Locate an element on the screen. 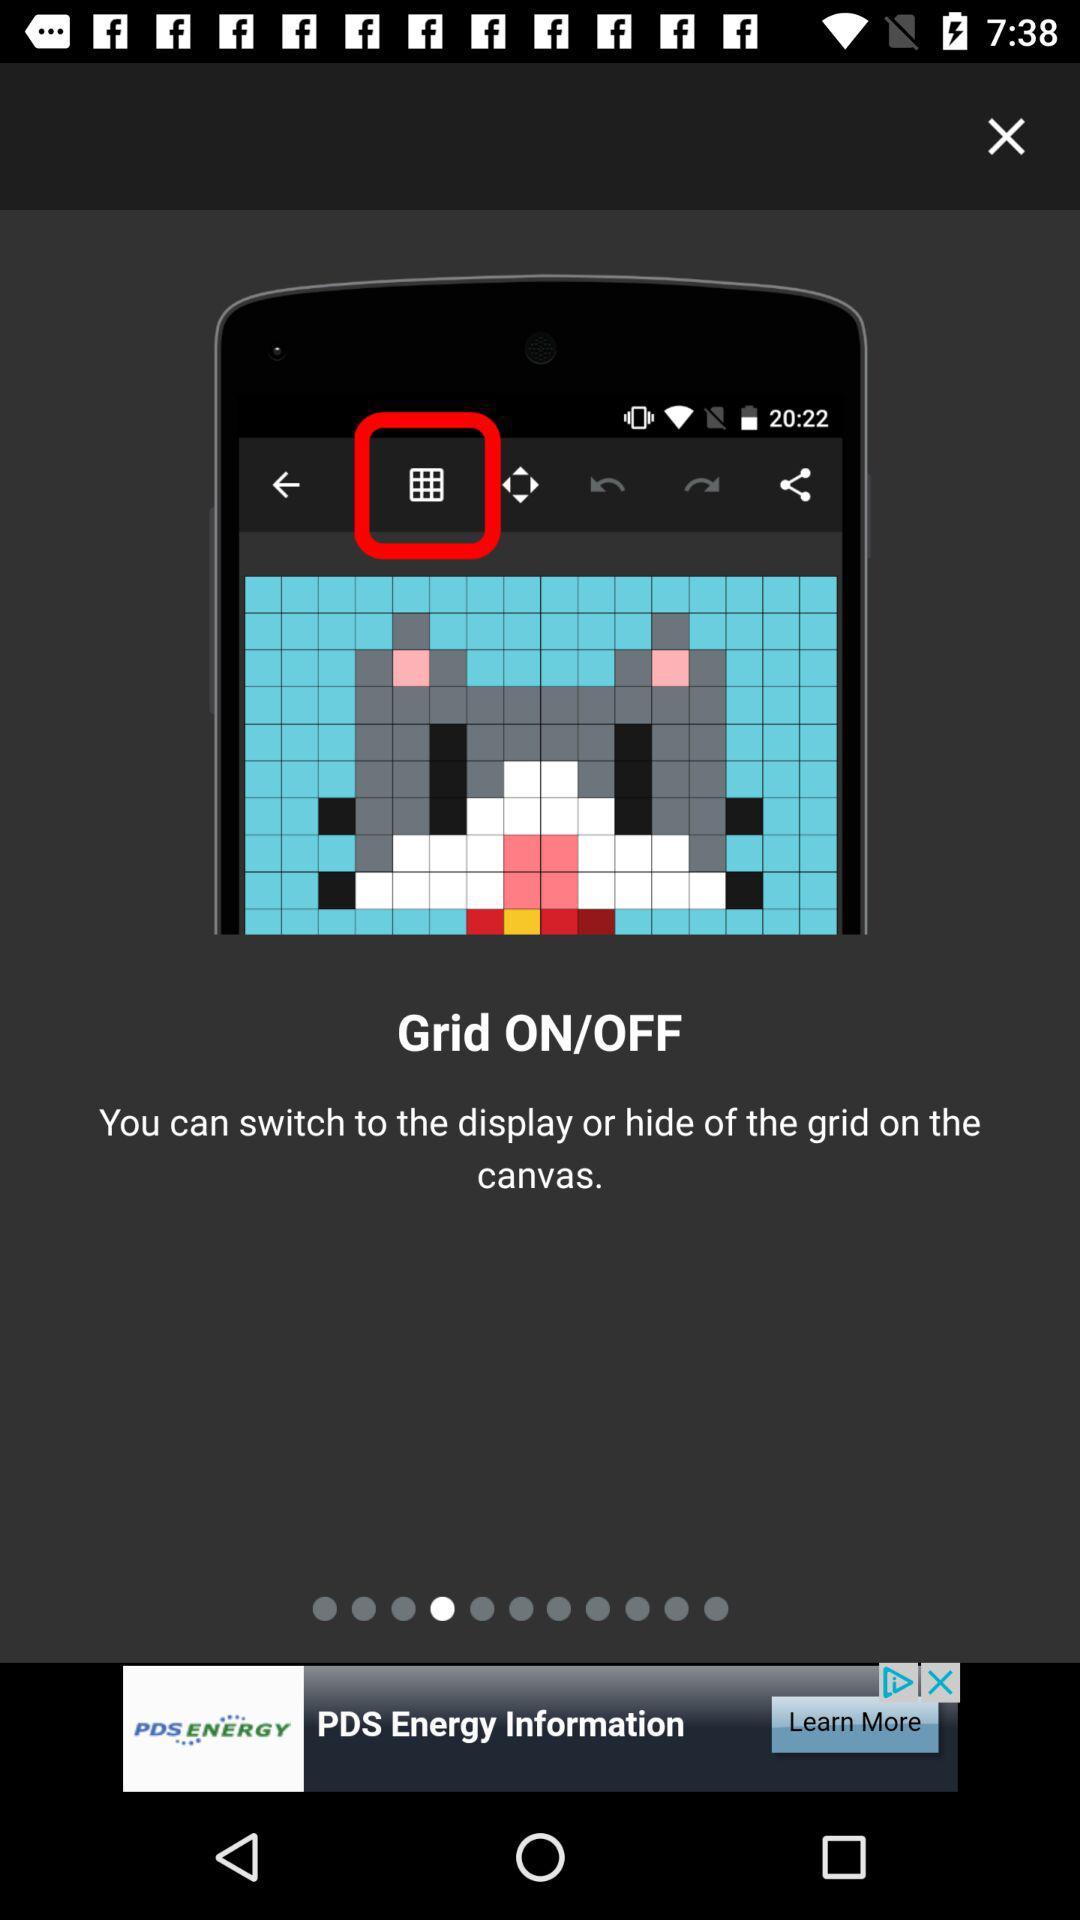  app is located at coordinates (1006, 135).